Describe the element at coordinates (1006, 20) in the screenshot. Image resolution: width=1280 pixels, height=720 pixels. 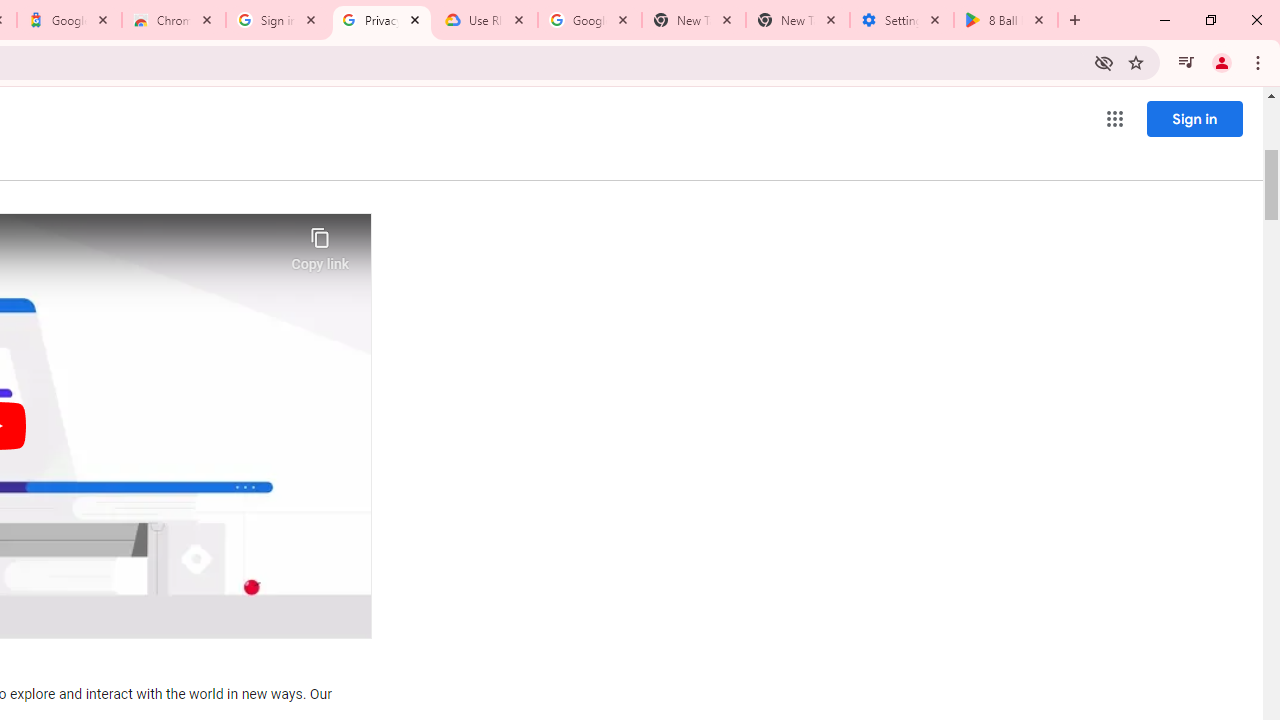
I see `'8 Ball Pool - Apps on Google Play'` at that location.